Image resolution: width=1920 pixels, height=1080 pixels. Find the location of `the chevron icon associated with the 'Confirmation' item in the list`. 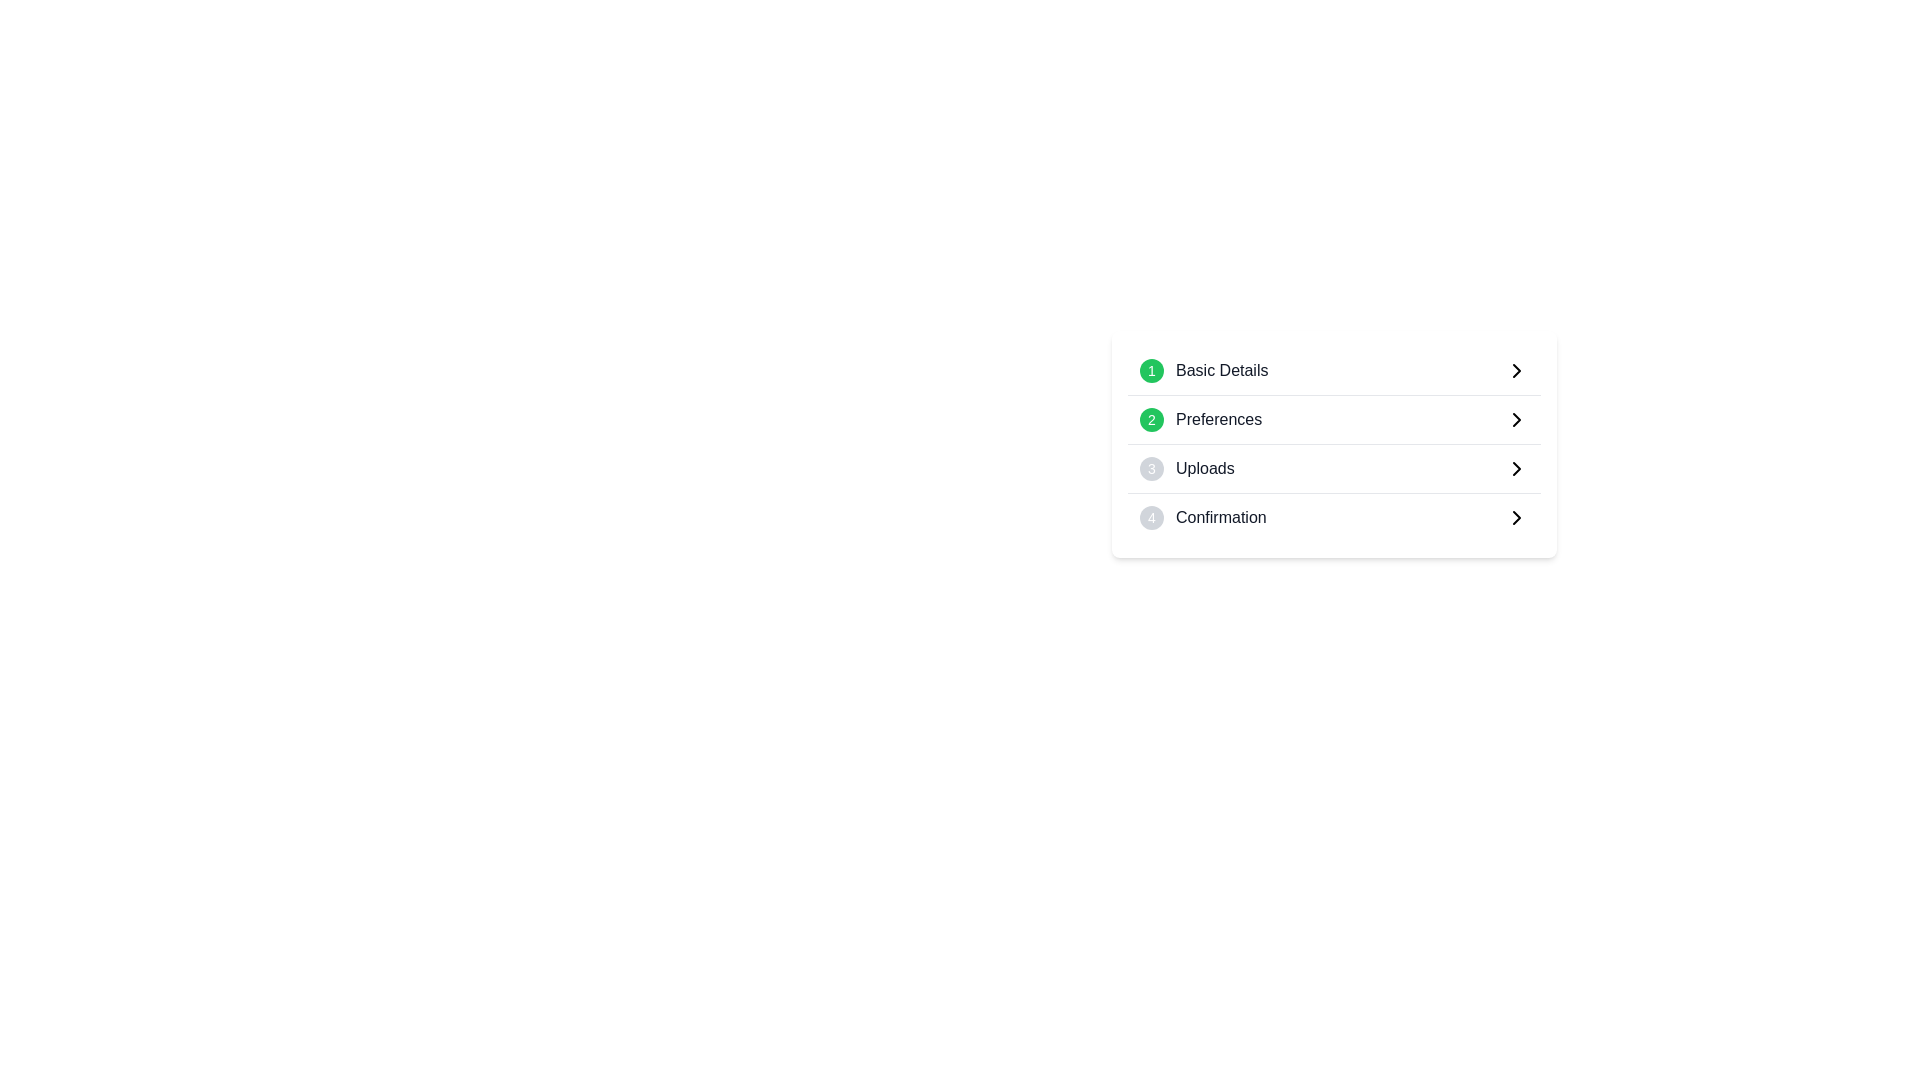

the chevron icon associated with the 'Confirmation' item in the list is located at coordinates (1516, 516).